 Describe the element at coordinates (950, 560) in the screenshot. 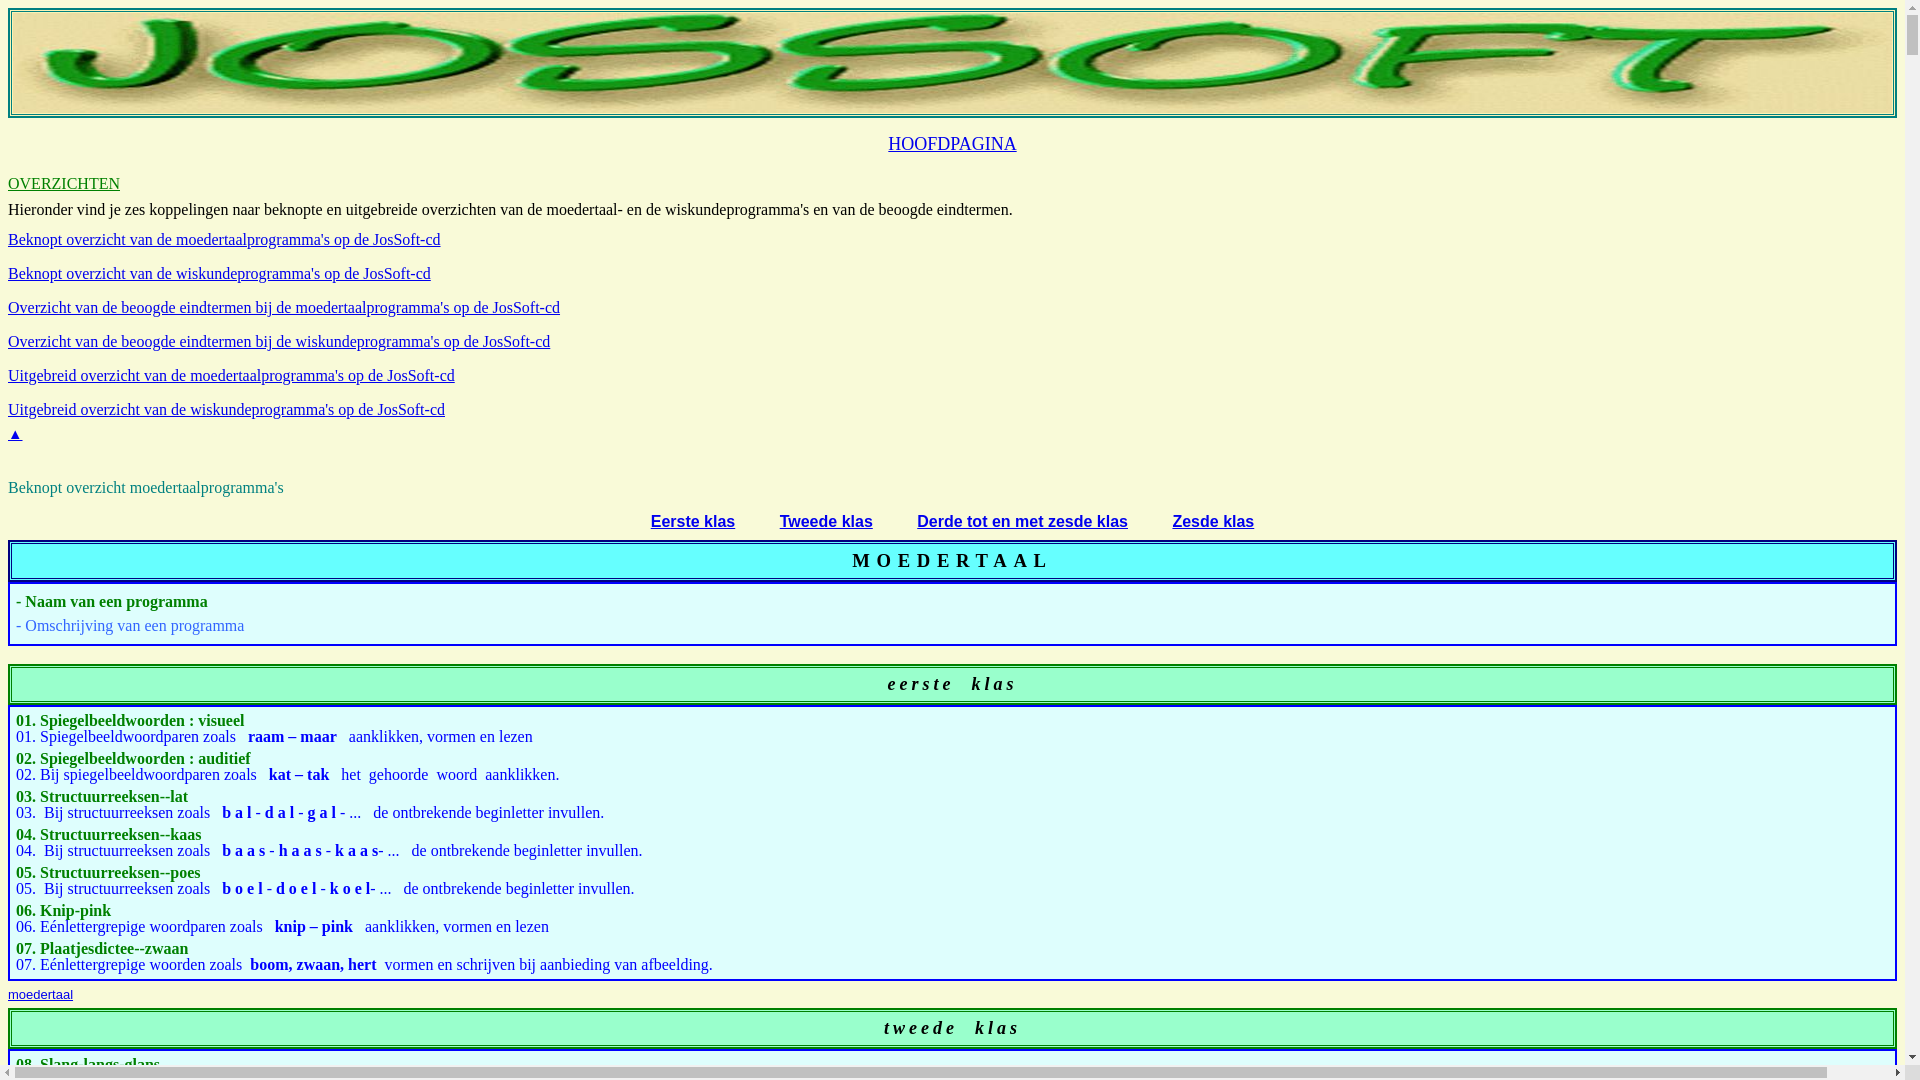

I see `'MOEDERTAAL'` at that location.